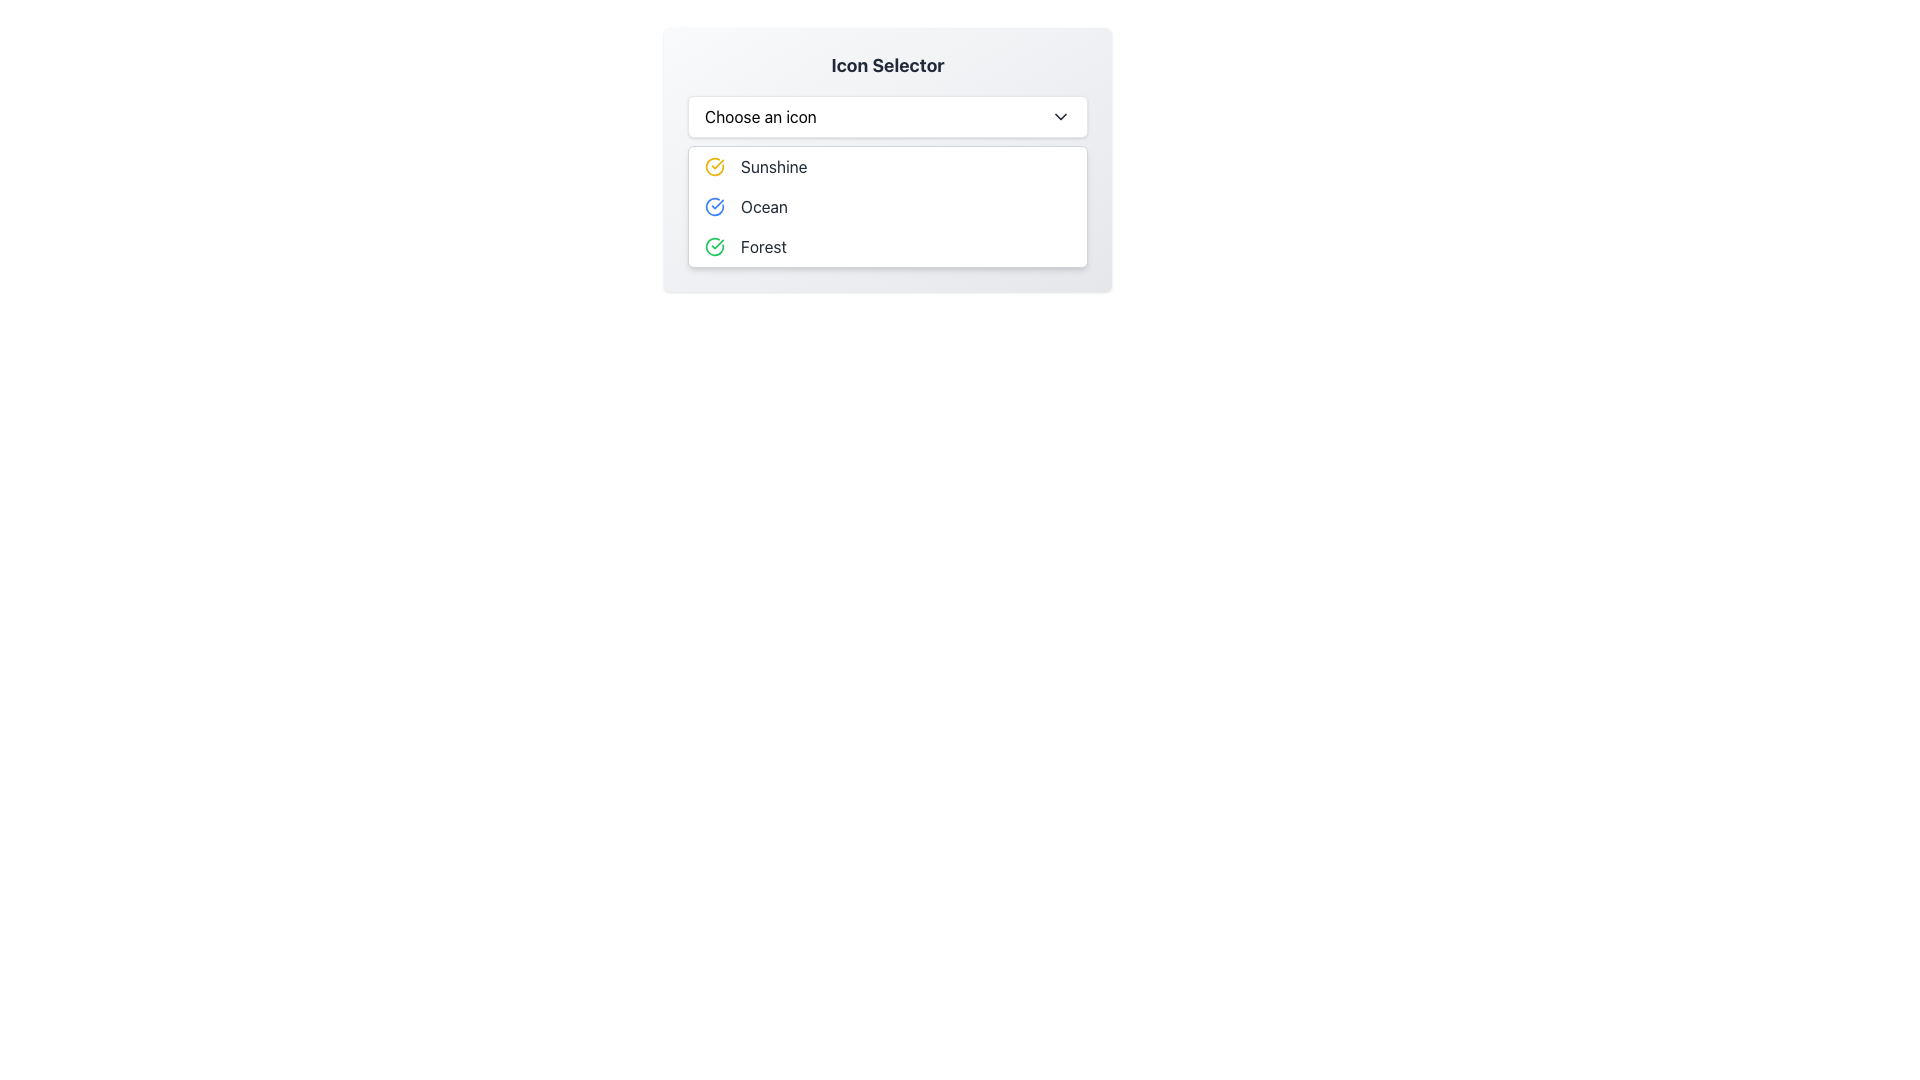 The image size is (1920, 1080). What do you see at coordinates (715, 165) in the screenshot?
I see `the selection status icon indicating that the 'Sunshine' option is currently chosen` at bounding box center [715, 165].